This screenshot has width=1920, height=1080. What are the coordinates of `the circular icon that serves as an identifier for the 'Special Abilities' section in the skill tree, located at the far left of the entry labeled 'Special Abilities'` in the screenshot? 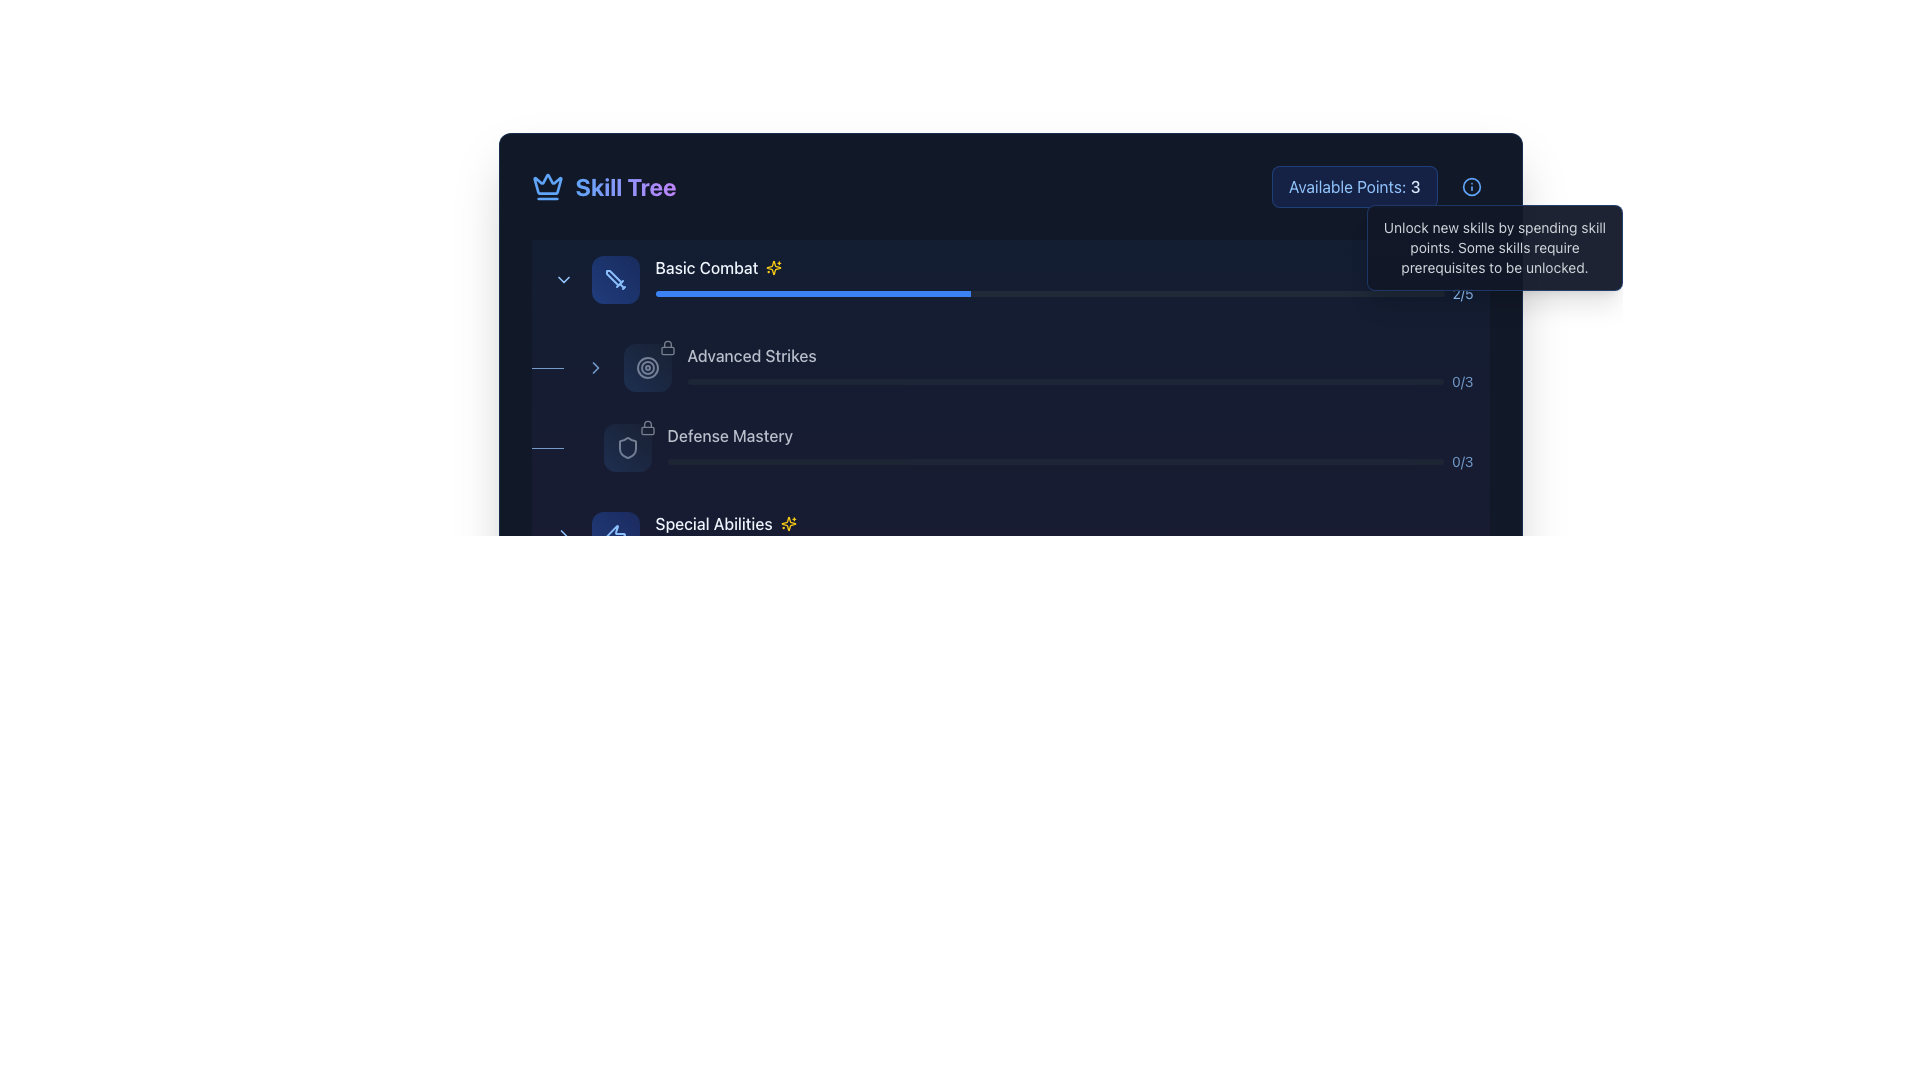 It's located at (614, 535).